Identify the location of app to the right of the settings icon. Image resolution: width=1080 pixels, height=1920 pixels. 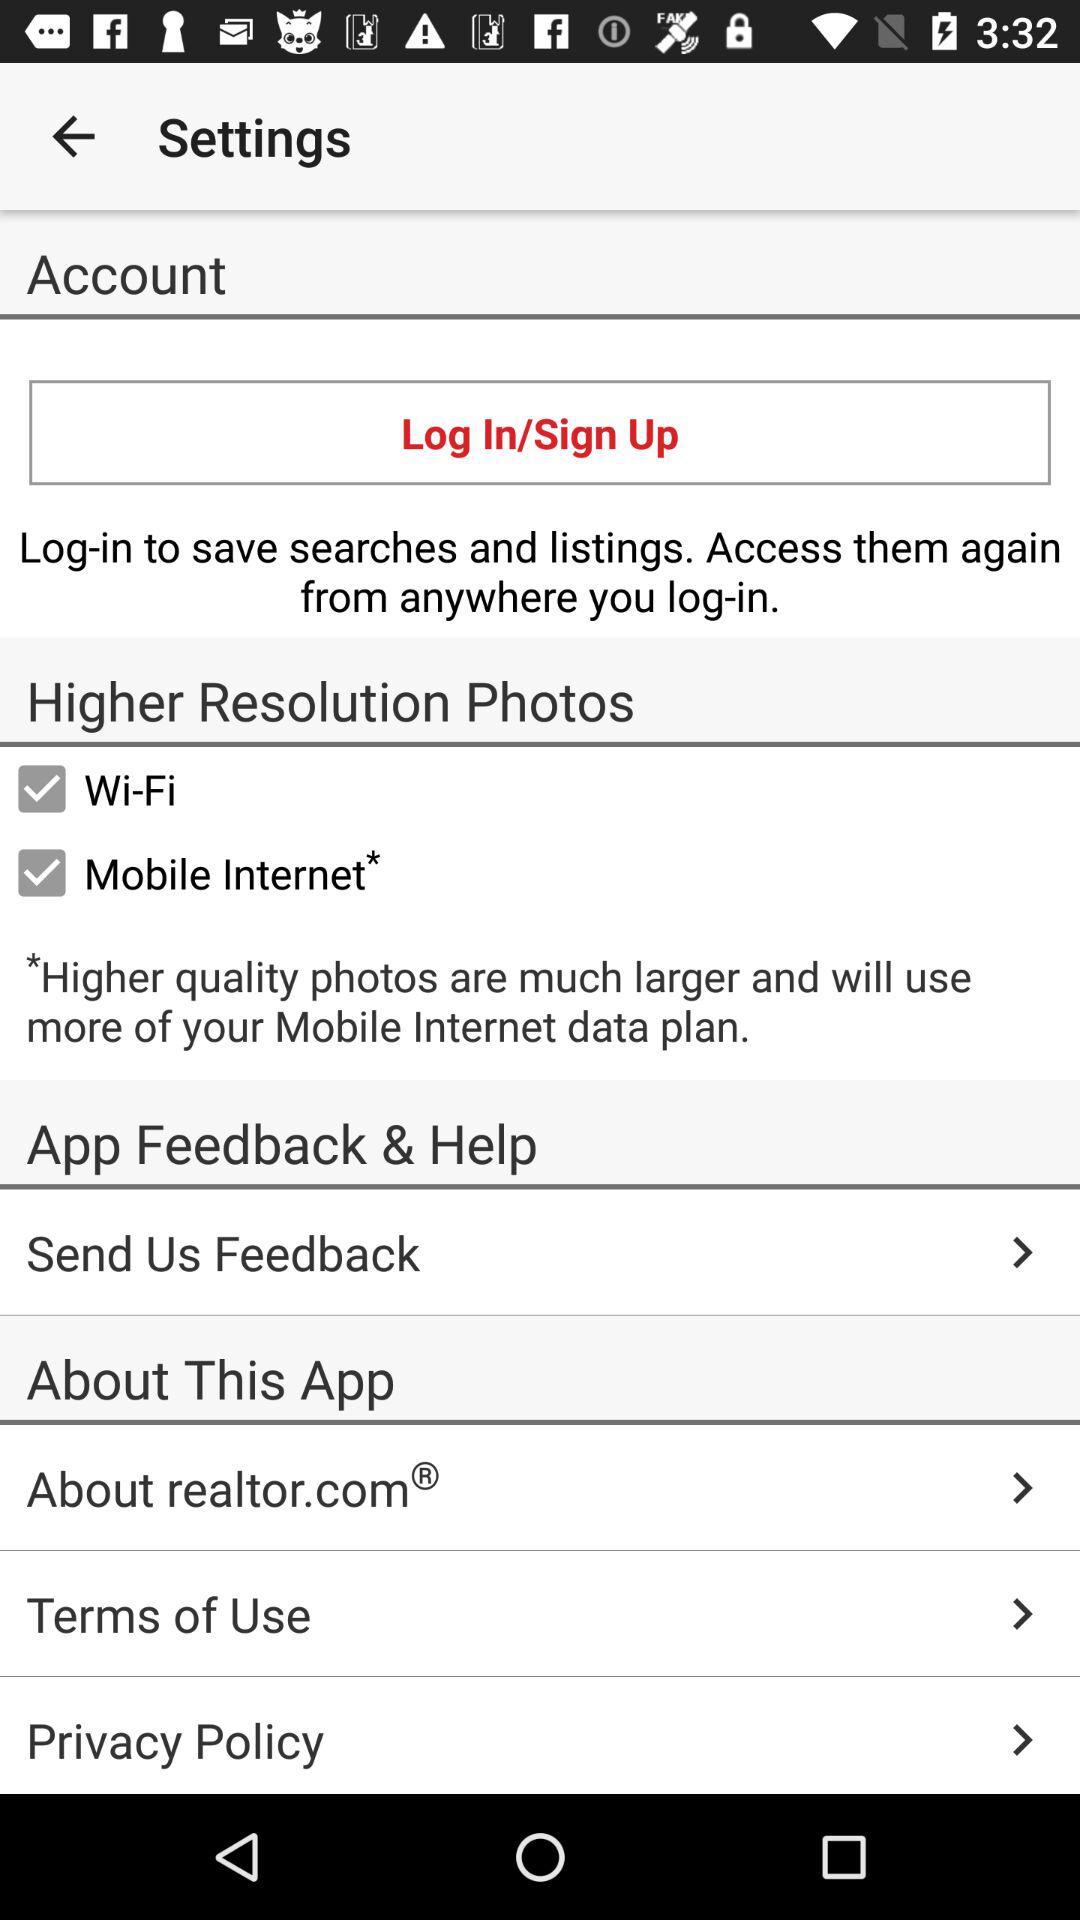
(843, 135).